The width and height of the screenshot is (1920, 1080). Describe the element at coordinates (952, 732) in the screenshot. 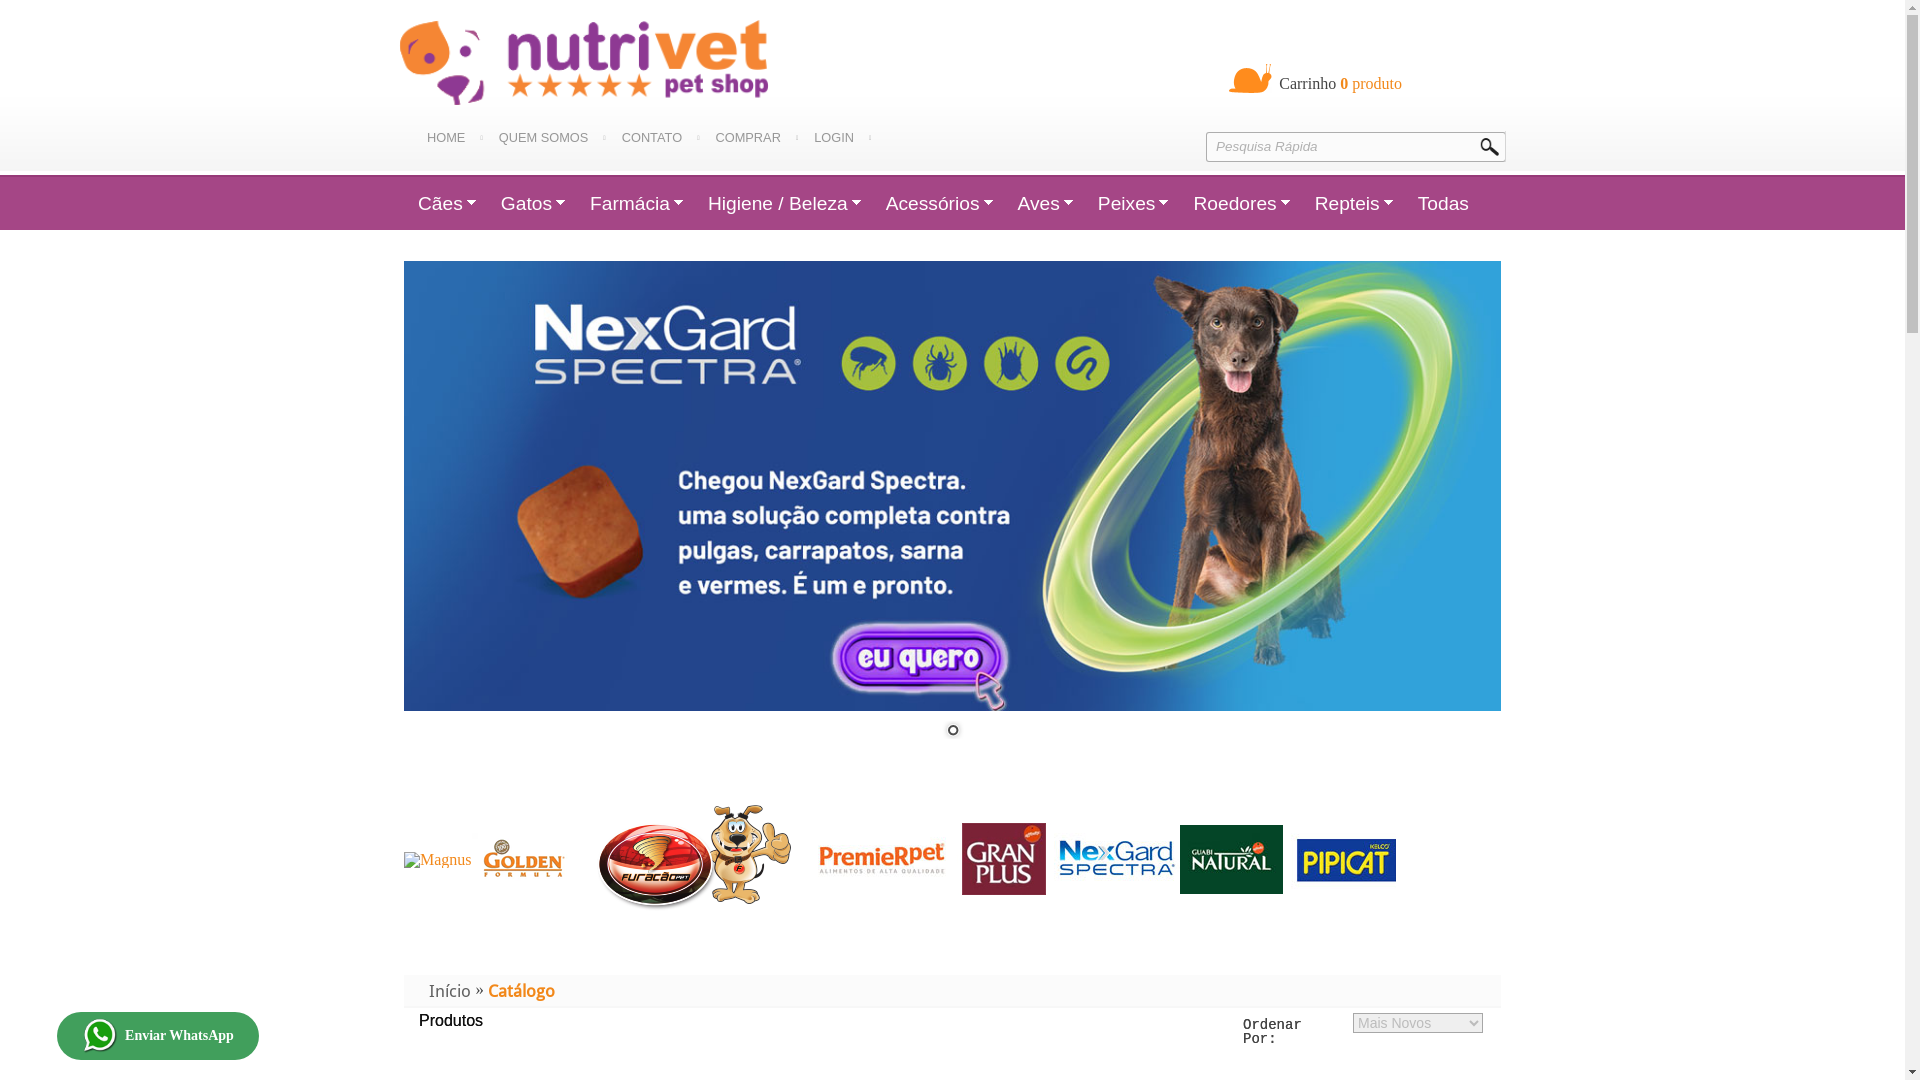

I see `'1'` at that location.